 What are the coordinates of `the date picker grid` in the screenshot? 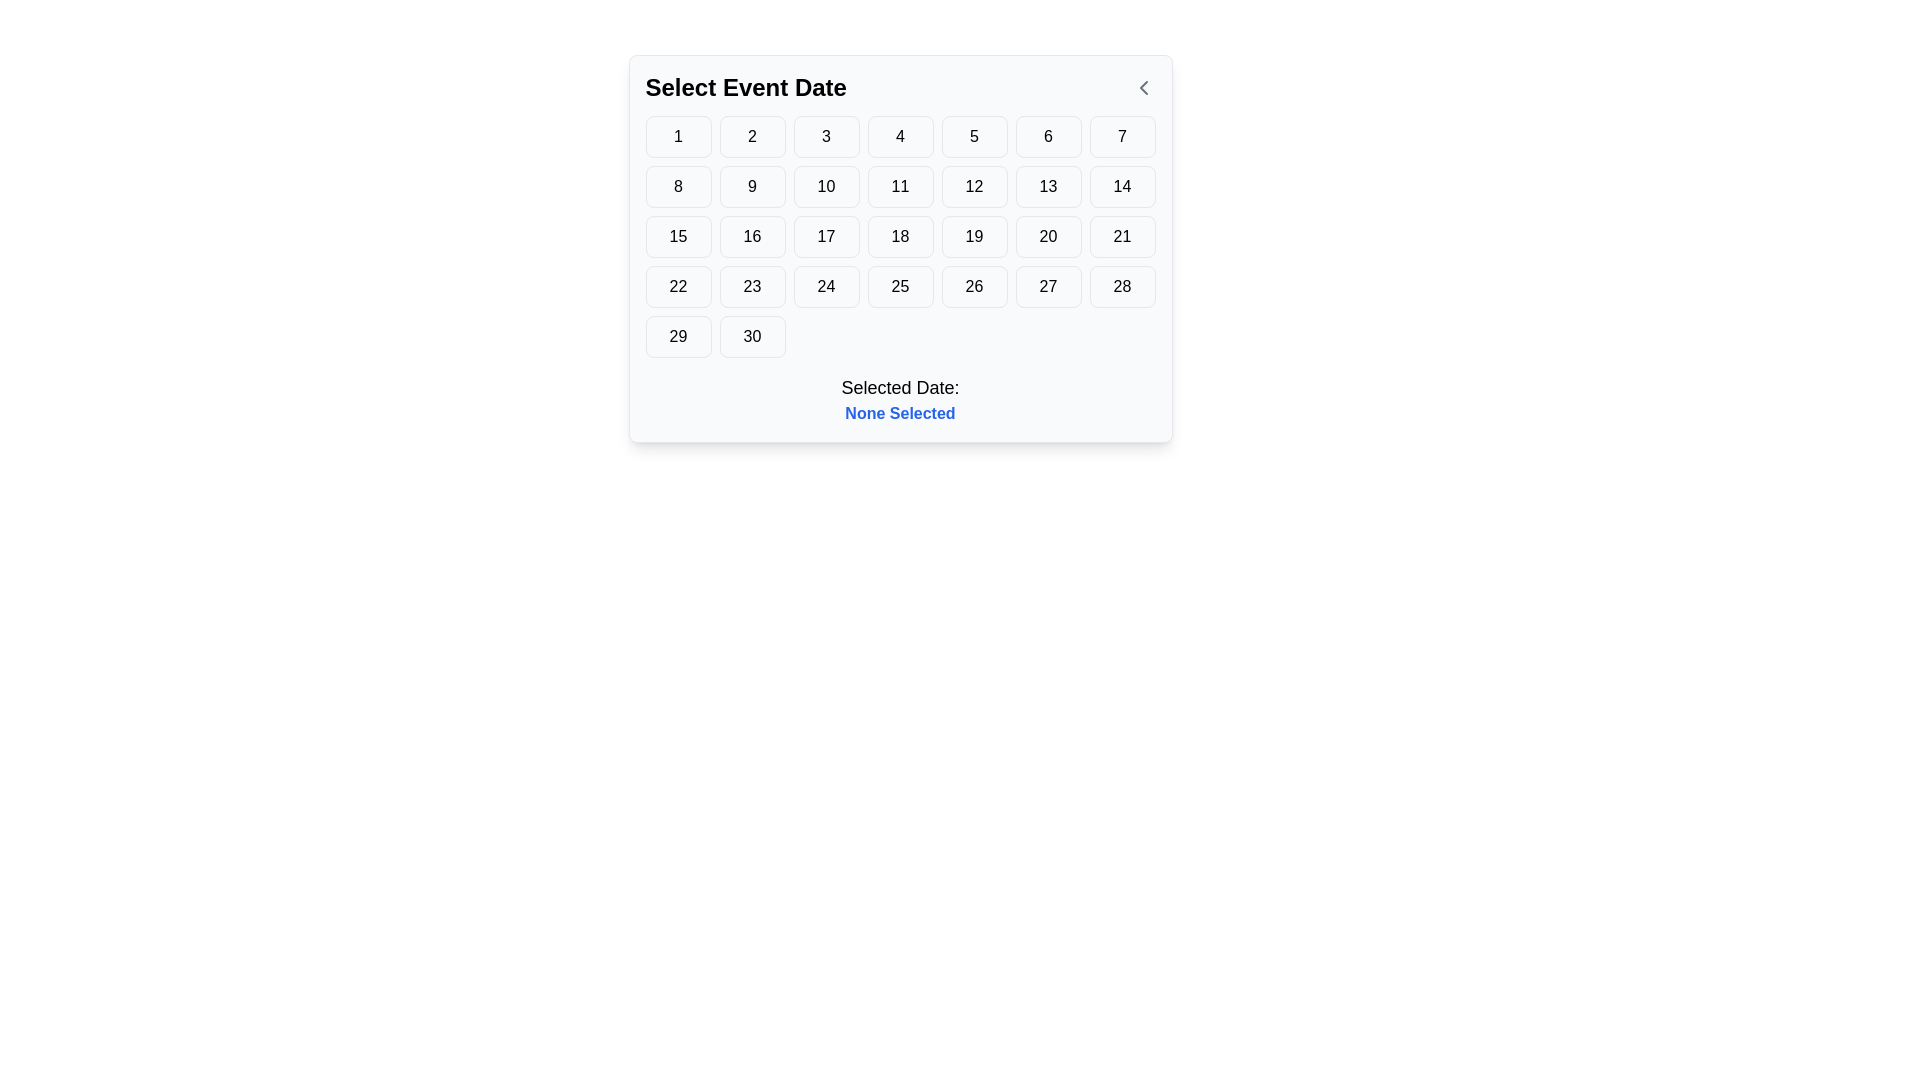 It's located at (899, 235).